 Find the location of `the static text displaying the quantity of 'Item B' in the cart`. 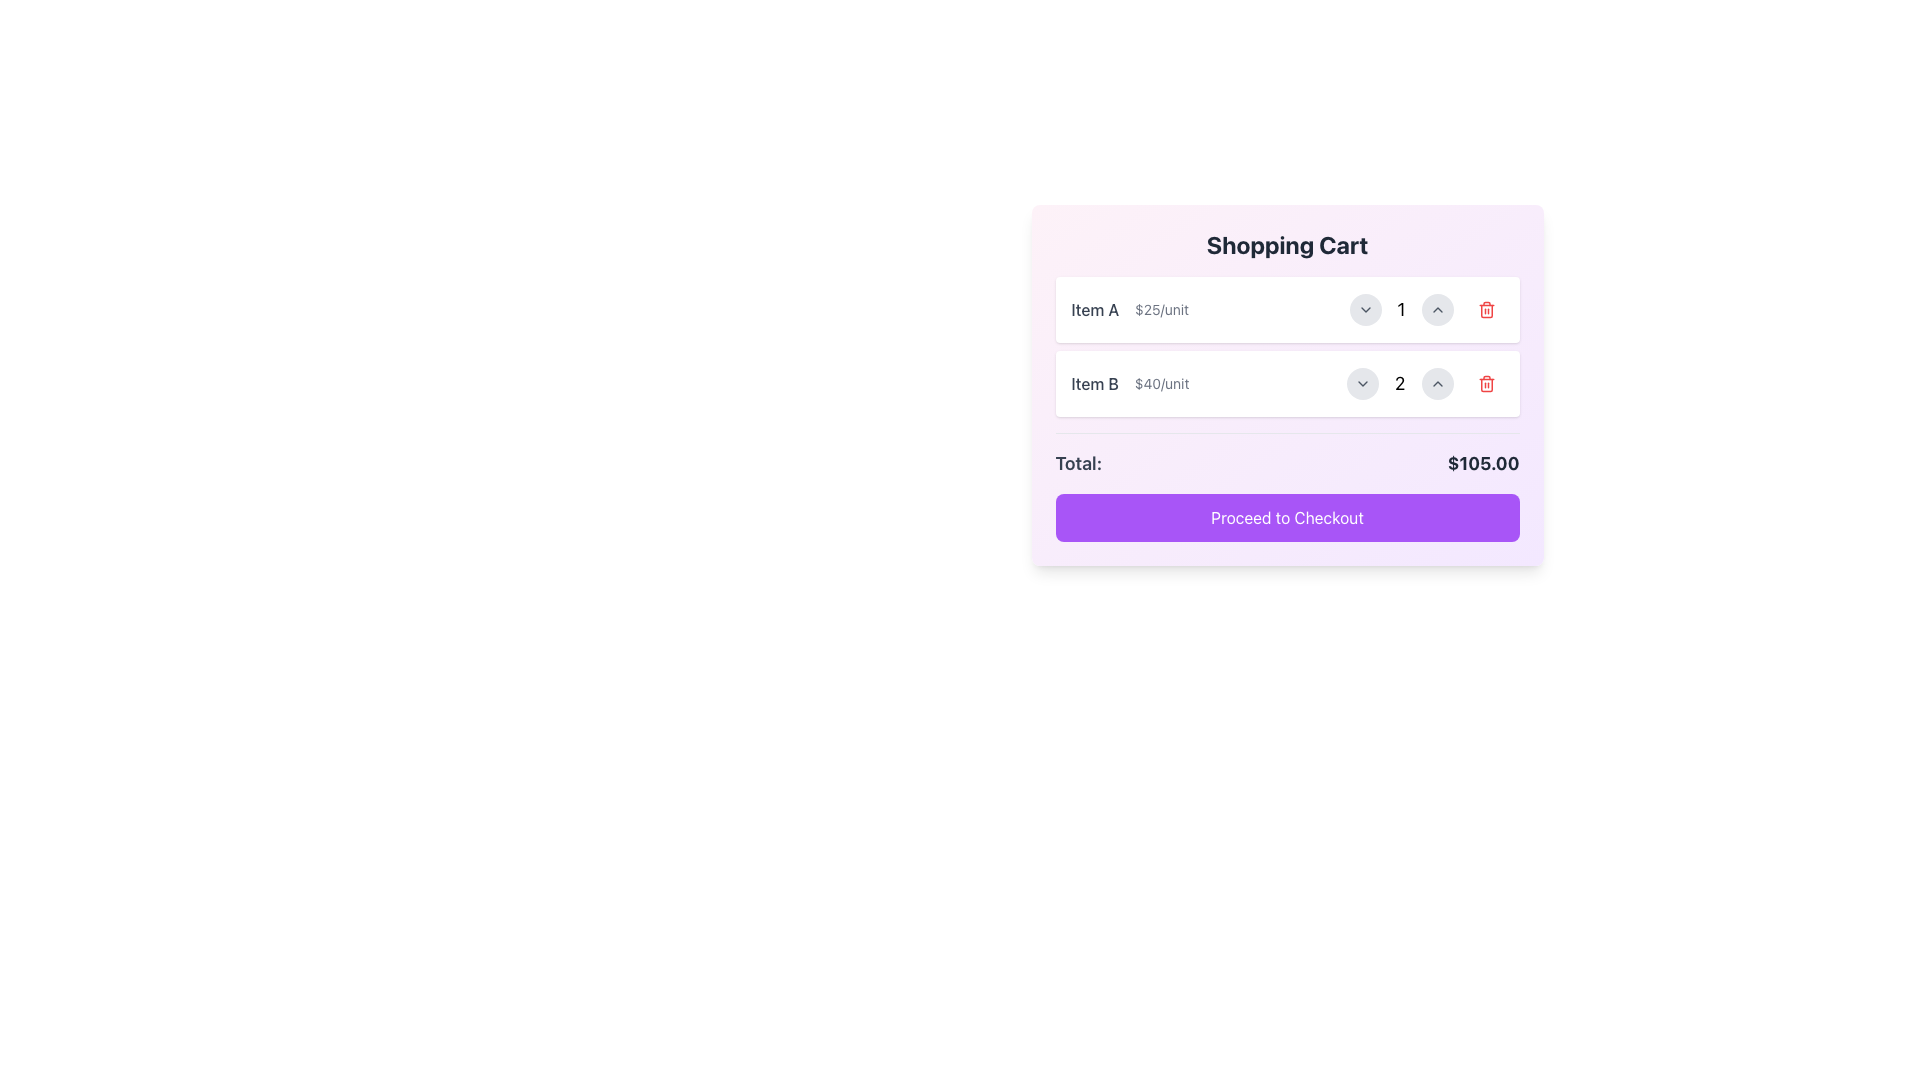

the static text displaying the quantity of 'Item B' in the cart is located at coordinates (1399, 384).